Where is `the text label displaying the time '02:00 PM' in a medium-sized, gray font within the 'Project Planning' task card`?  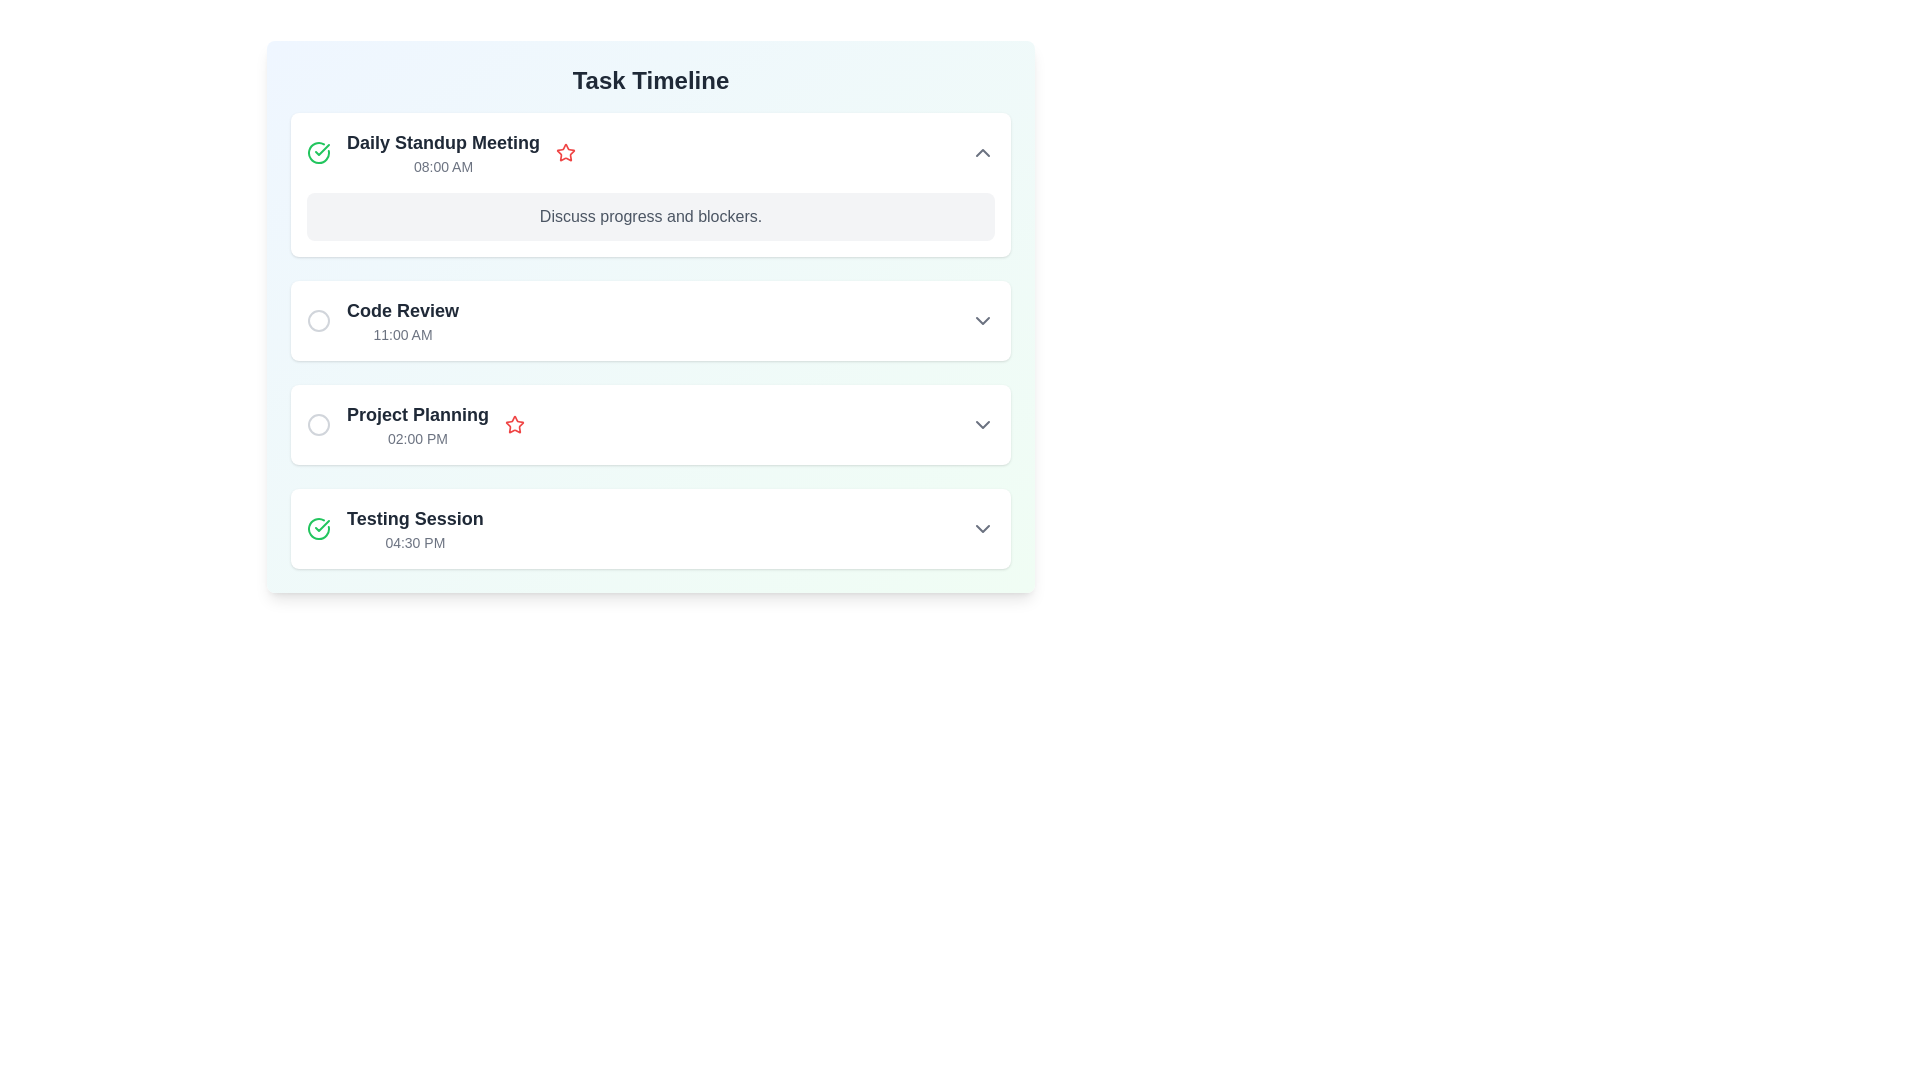
the text label displaying the time '02:00 PM' in a medium-sized, gray font within the 'Project Planning' task card is located at coordinates (416, 438).